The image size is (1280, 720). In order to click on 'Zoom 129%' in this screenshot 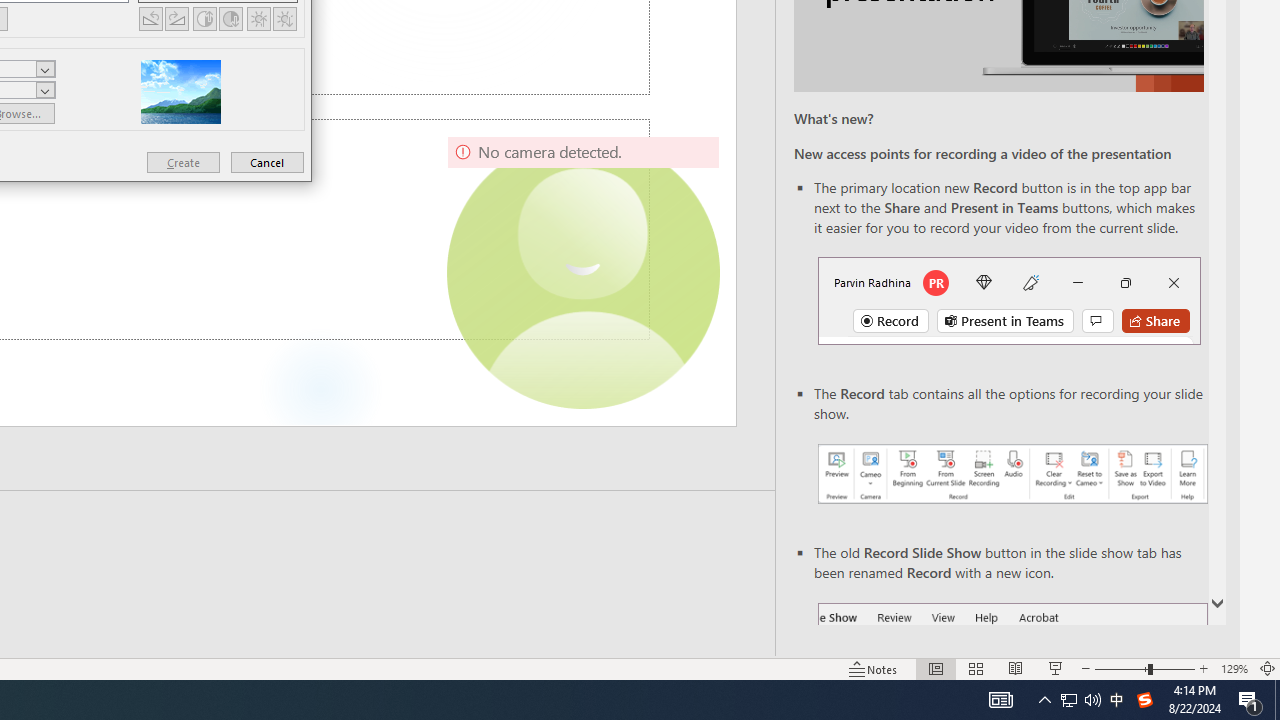, I will do `click(1233, 669)`.